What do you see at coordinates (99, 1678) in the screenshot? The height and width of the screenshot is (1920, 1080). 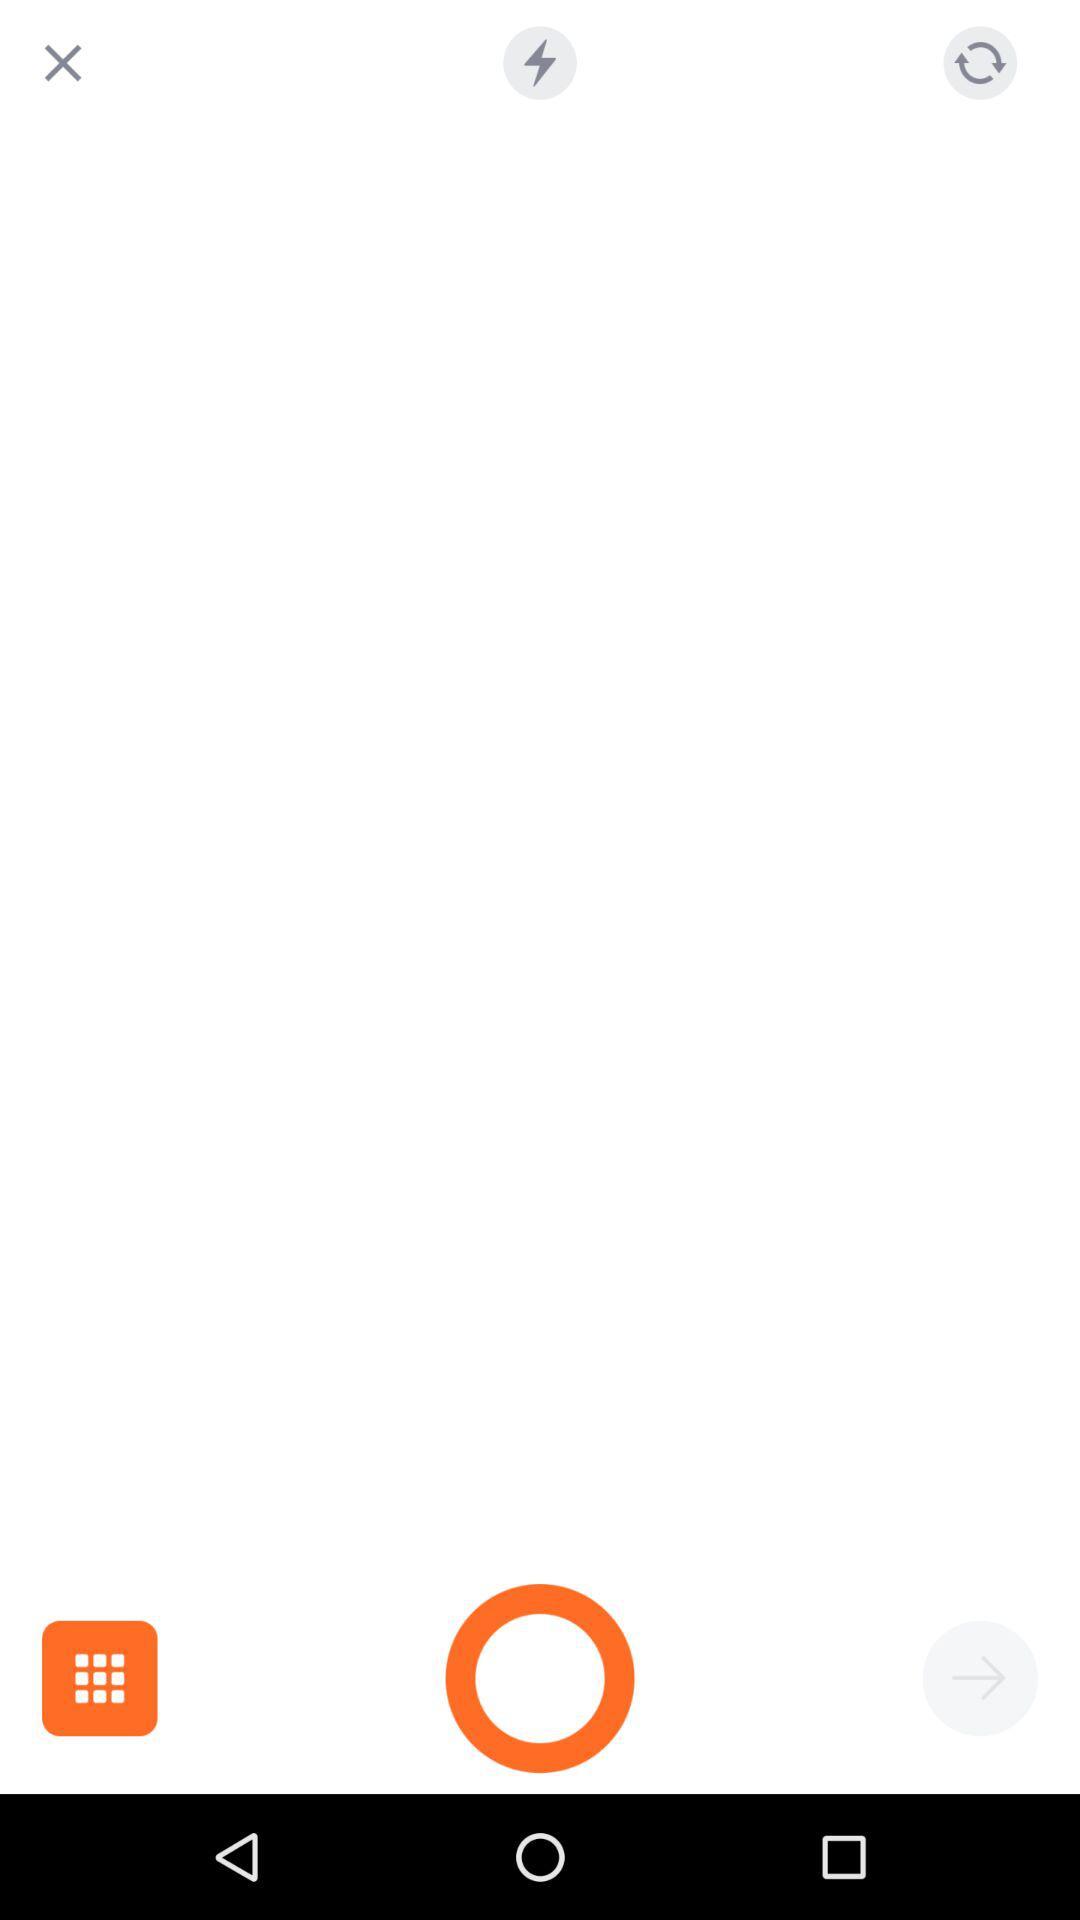 I see `show grid` at bounding box center [99, 1678].